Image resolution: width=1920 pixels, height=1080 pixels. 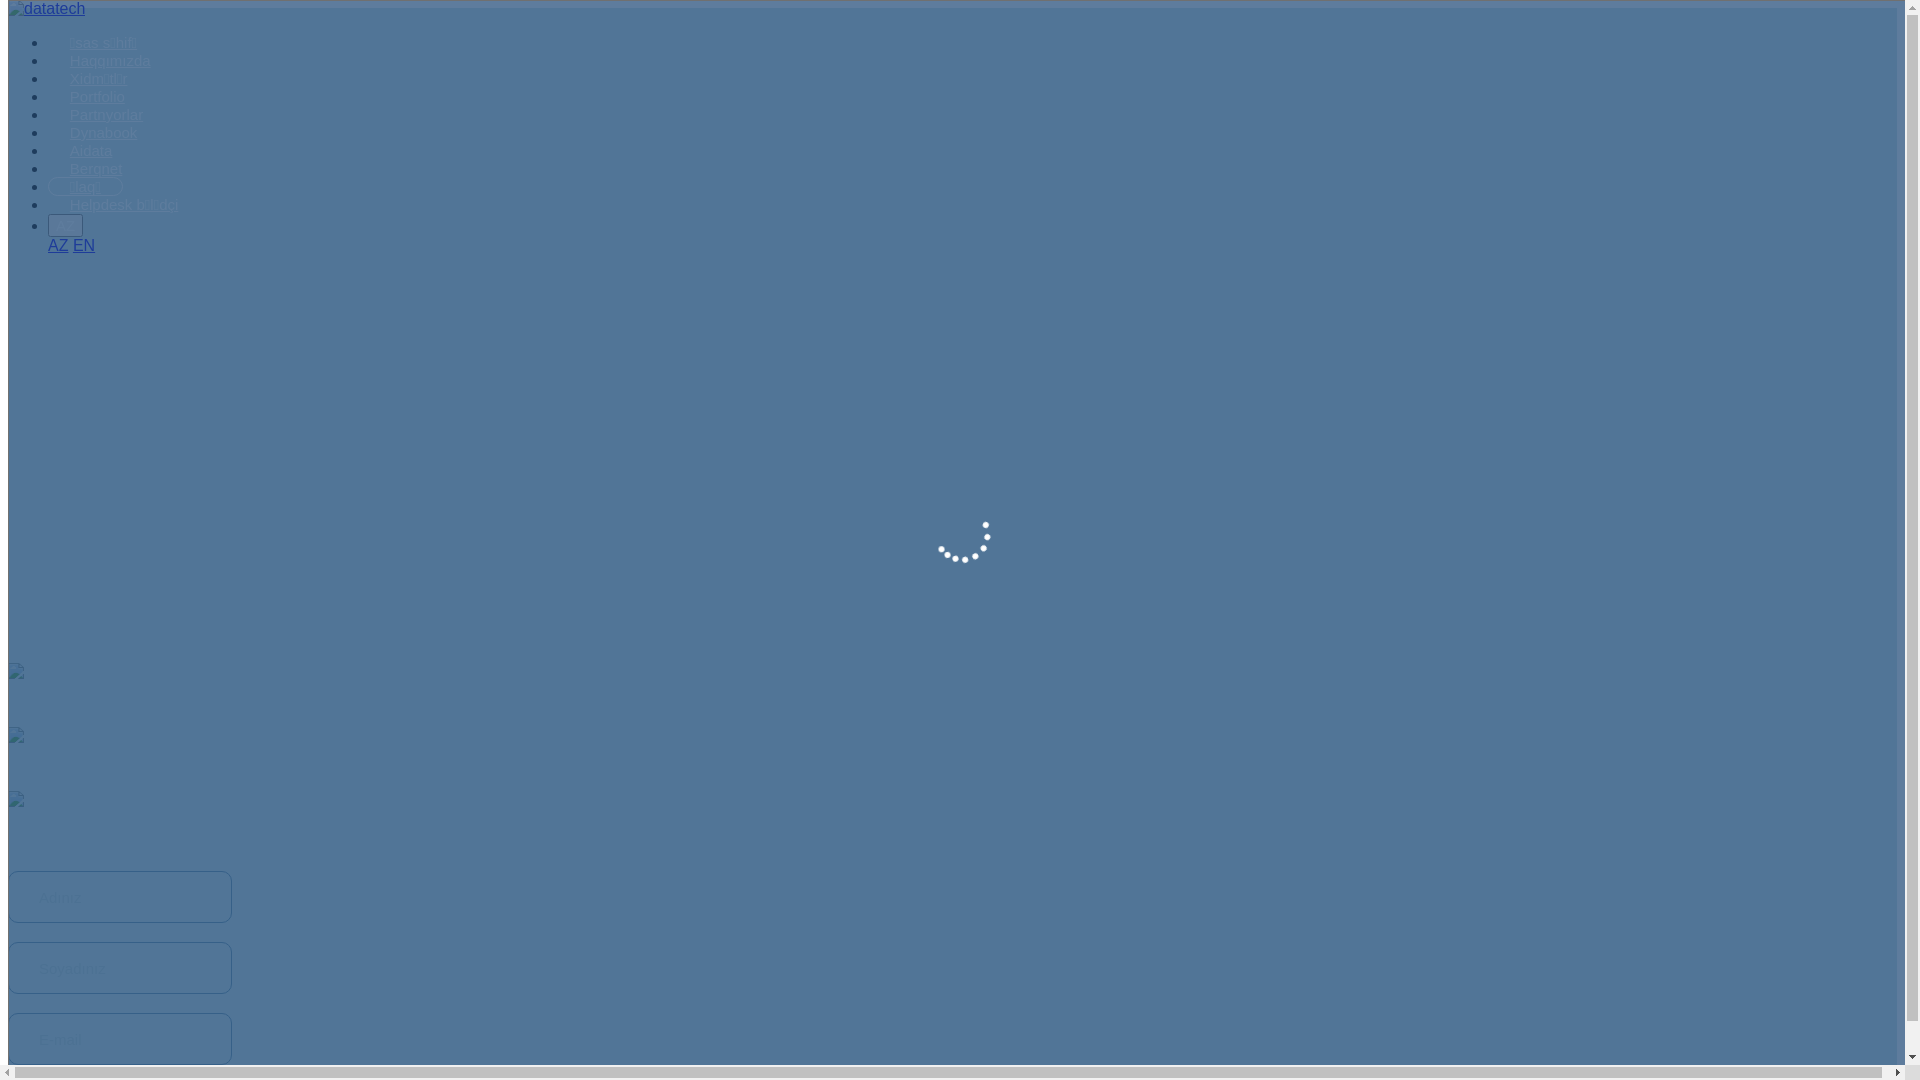 What do you see at coordinates (65, 225) in the screenshot?
I see `'AZ'` at bounding box center [65, 225].